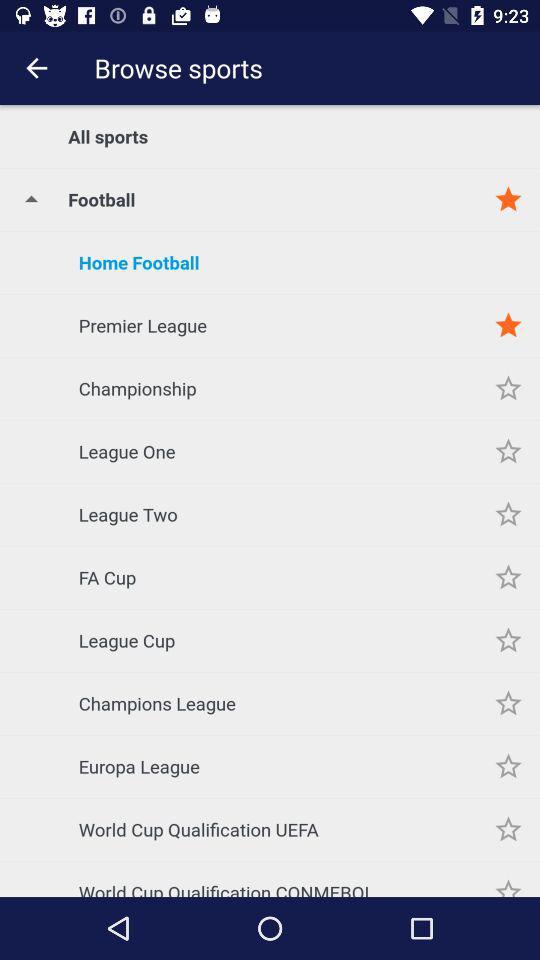 The image size is (540, 960). I want to click on champions league, so click(508, 703).